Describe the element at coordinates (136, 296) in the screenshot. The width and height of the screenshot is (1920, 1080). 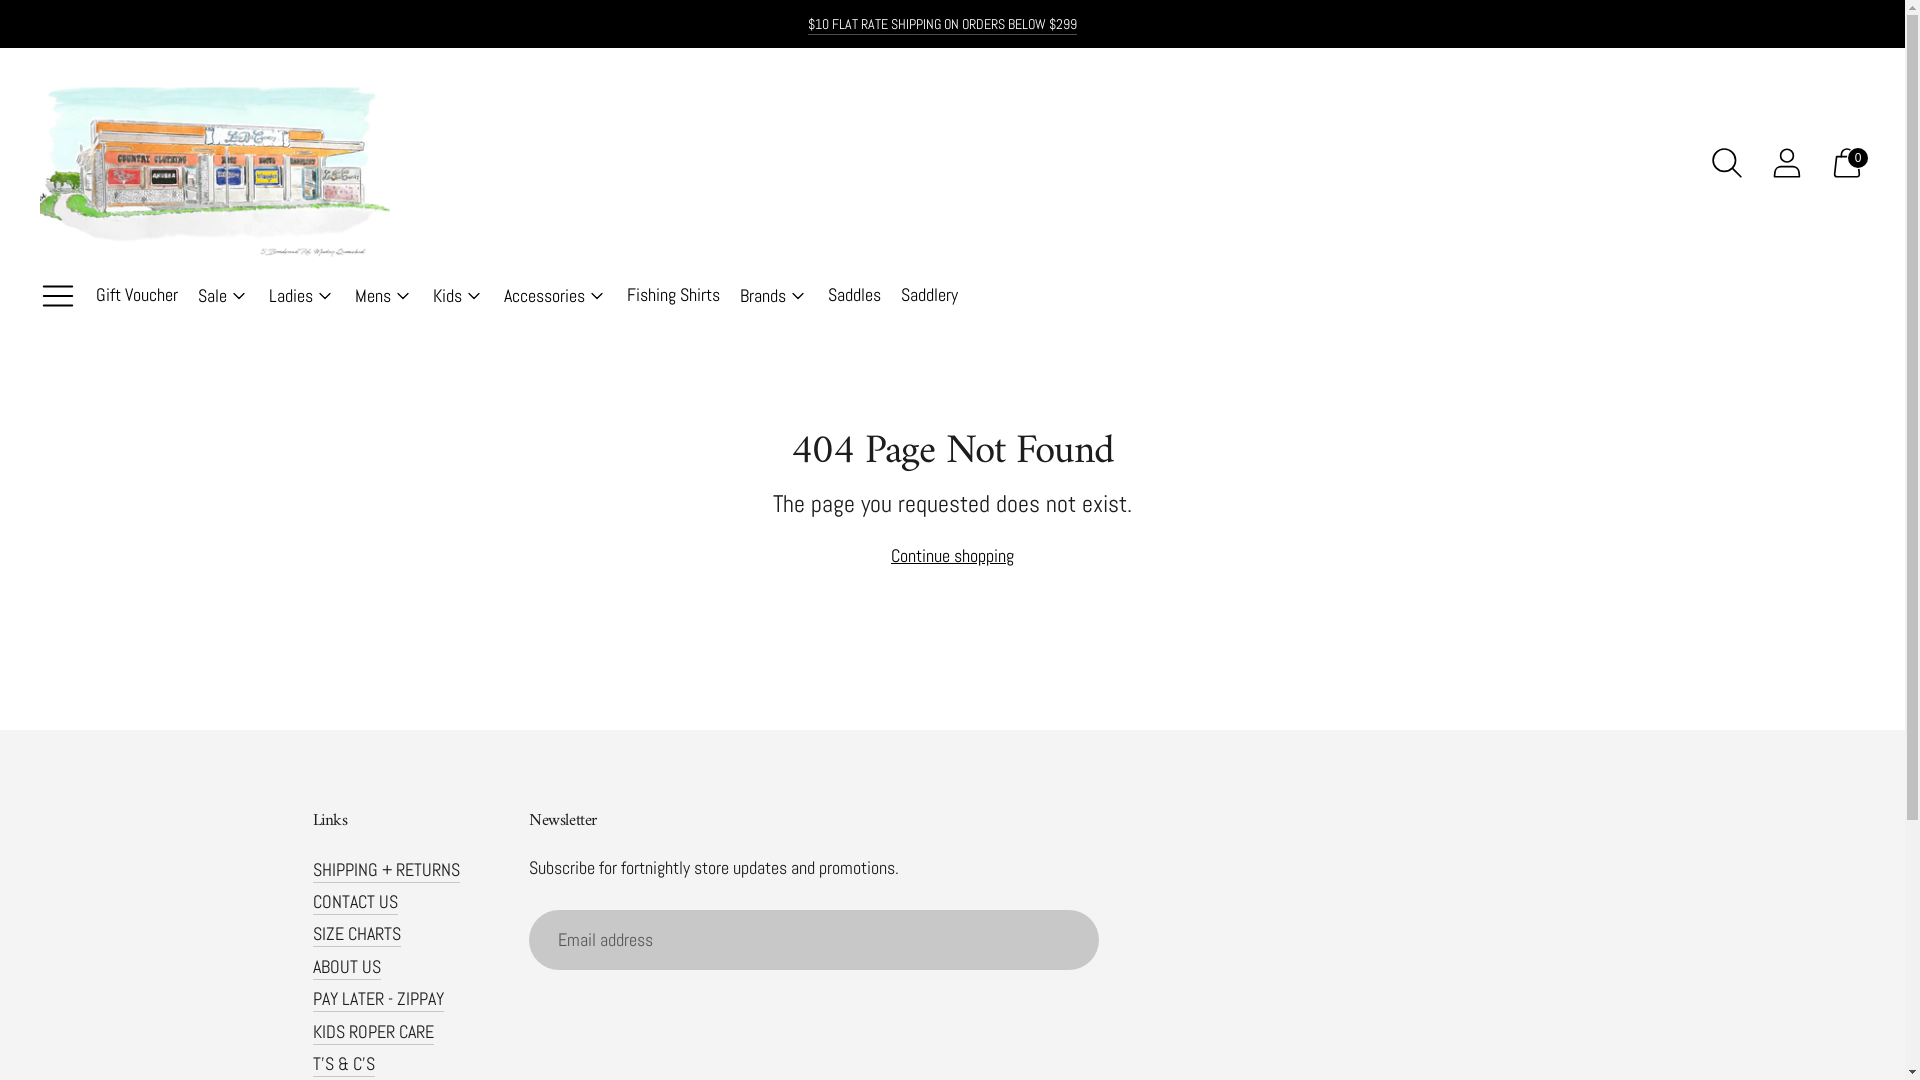
I see `'Gift Voucher'` at that location.